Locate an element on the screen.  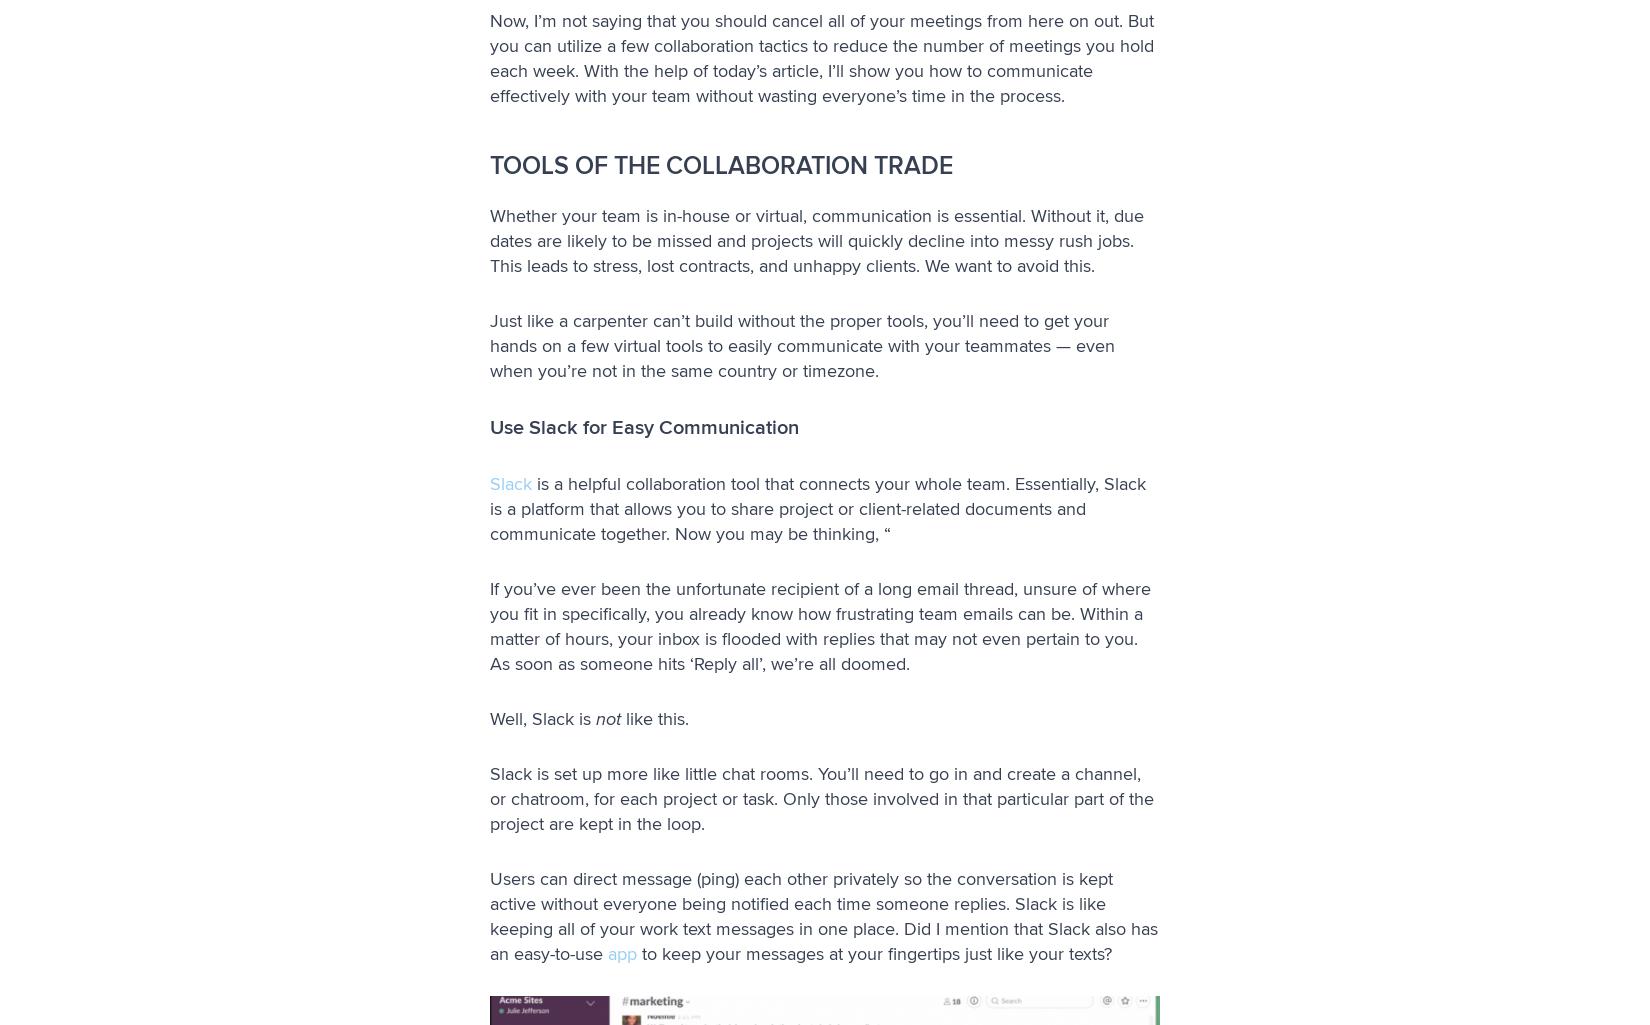
'not' is located at coordinates (607, 716).